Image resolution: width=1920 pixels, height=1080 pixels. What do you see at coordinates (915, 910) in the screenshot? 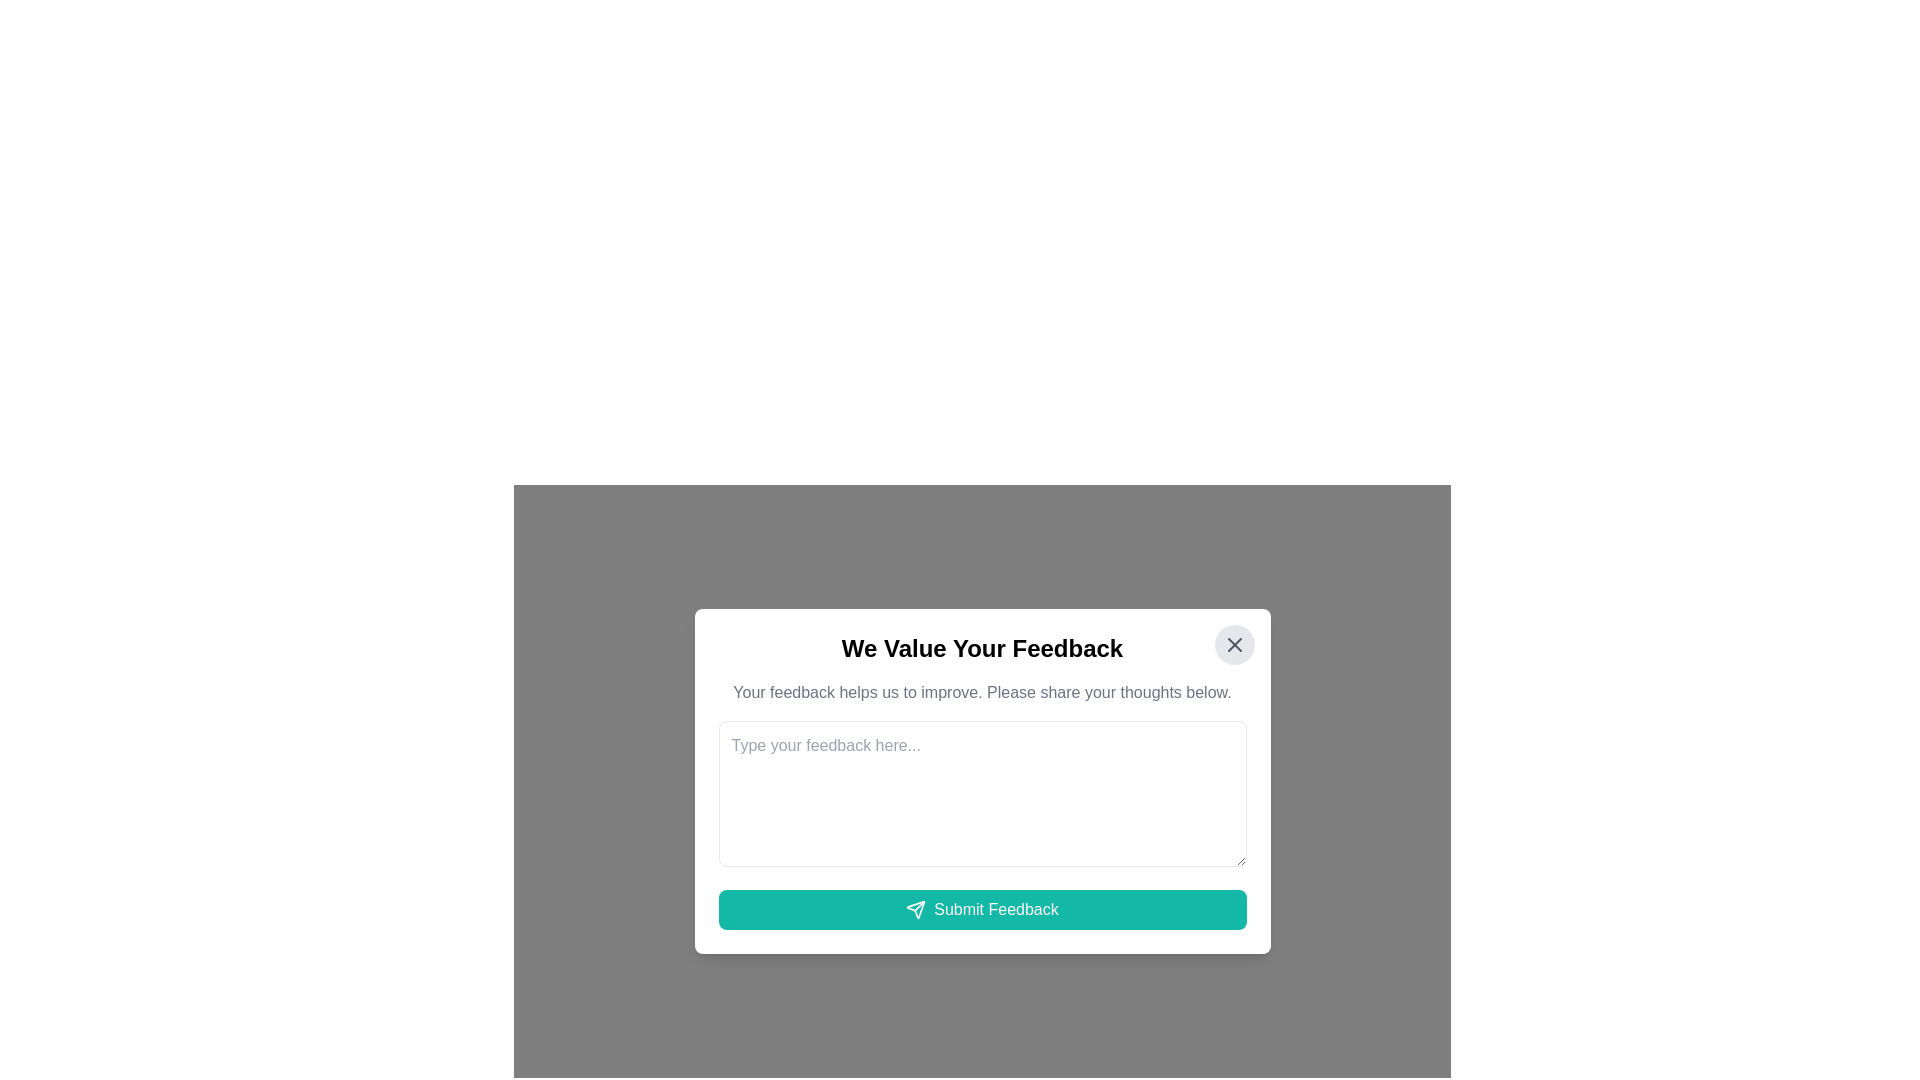
I see `SVG properties of the decorative icon within the 'Submit Feedback' button located at the bottom center of the 'We Value Your Feedback' modal dialog box` at bounding box center [915, 910].